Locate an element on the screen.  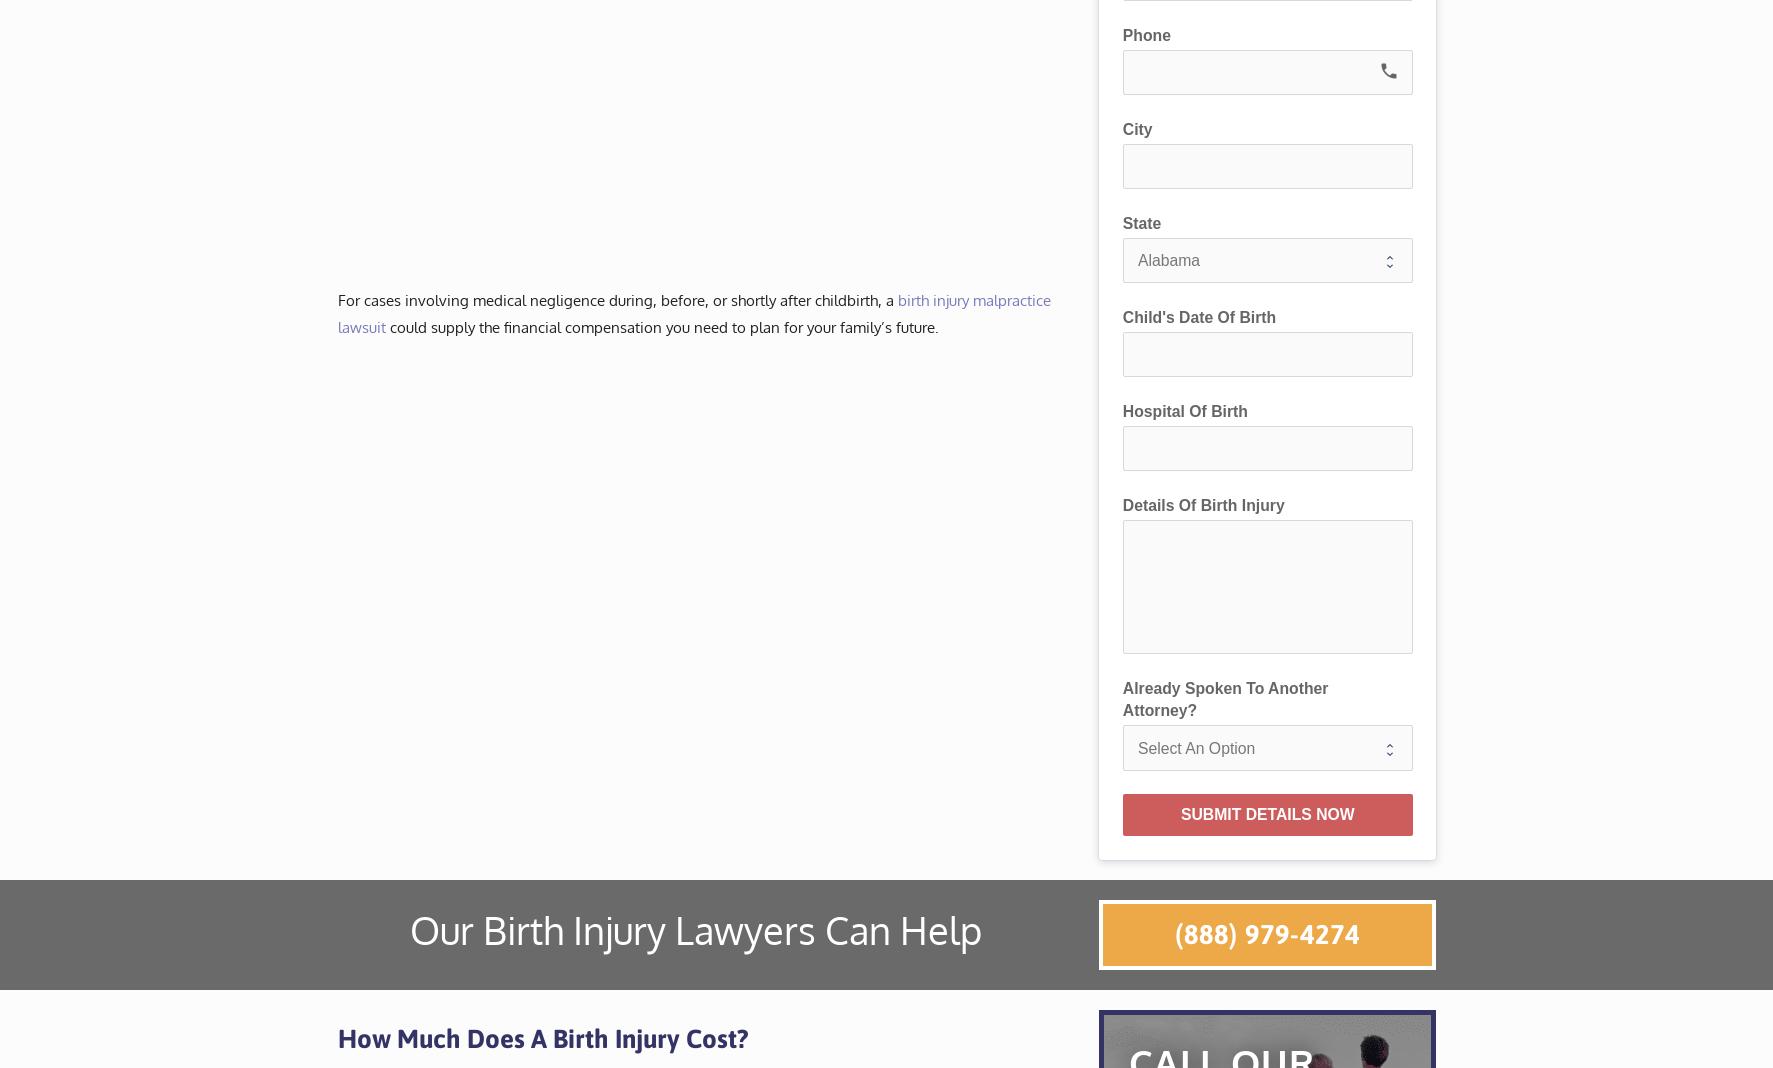
'(888) 979-4274' is located at coordinates (1266, 932).